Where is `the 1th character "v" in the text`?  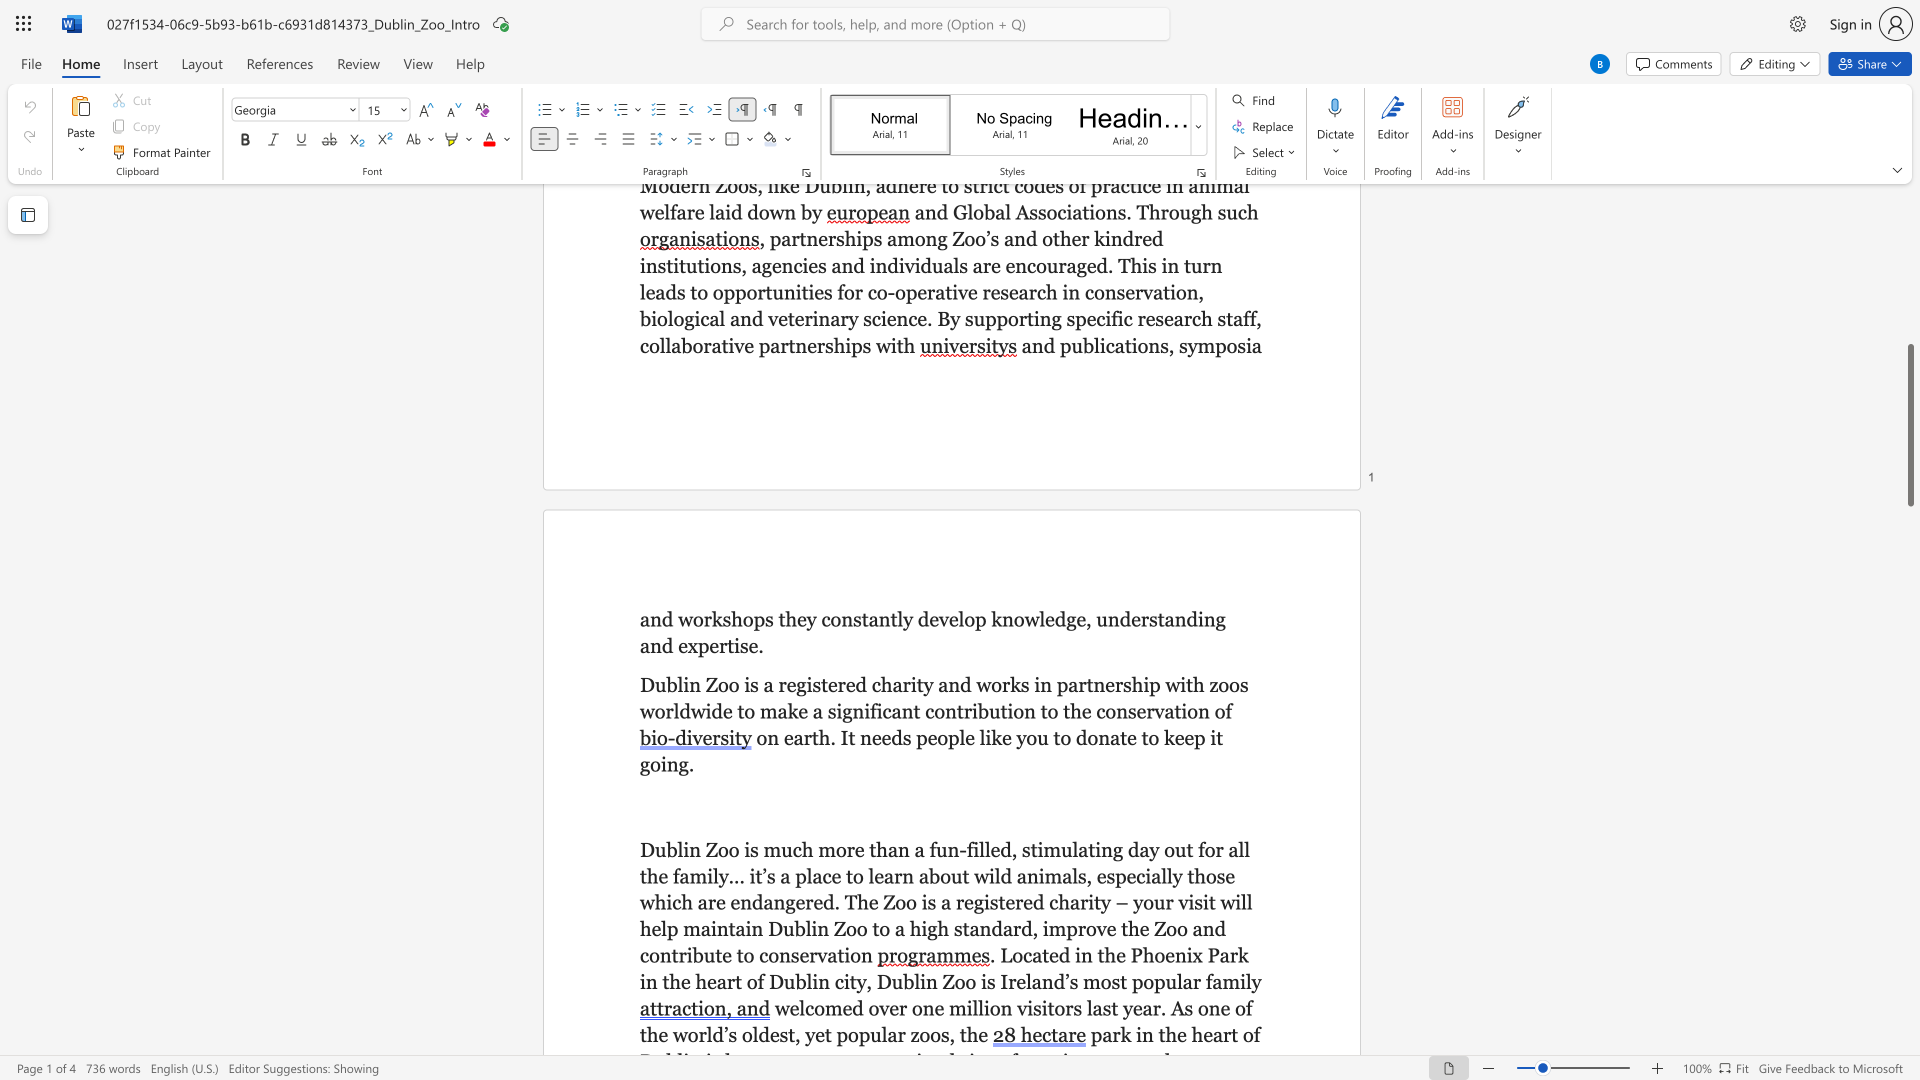
the 1th character "v" in the text is located at coordinates (943, 618).